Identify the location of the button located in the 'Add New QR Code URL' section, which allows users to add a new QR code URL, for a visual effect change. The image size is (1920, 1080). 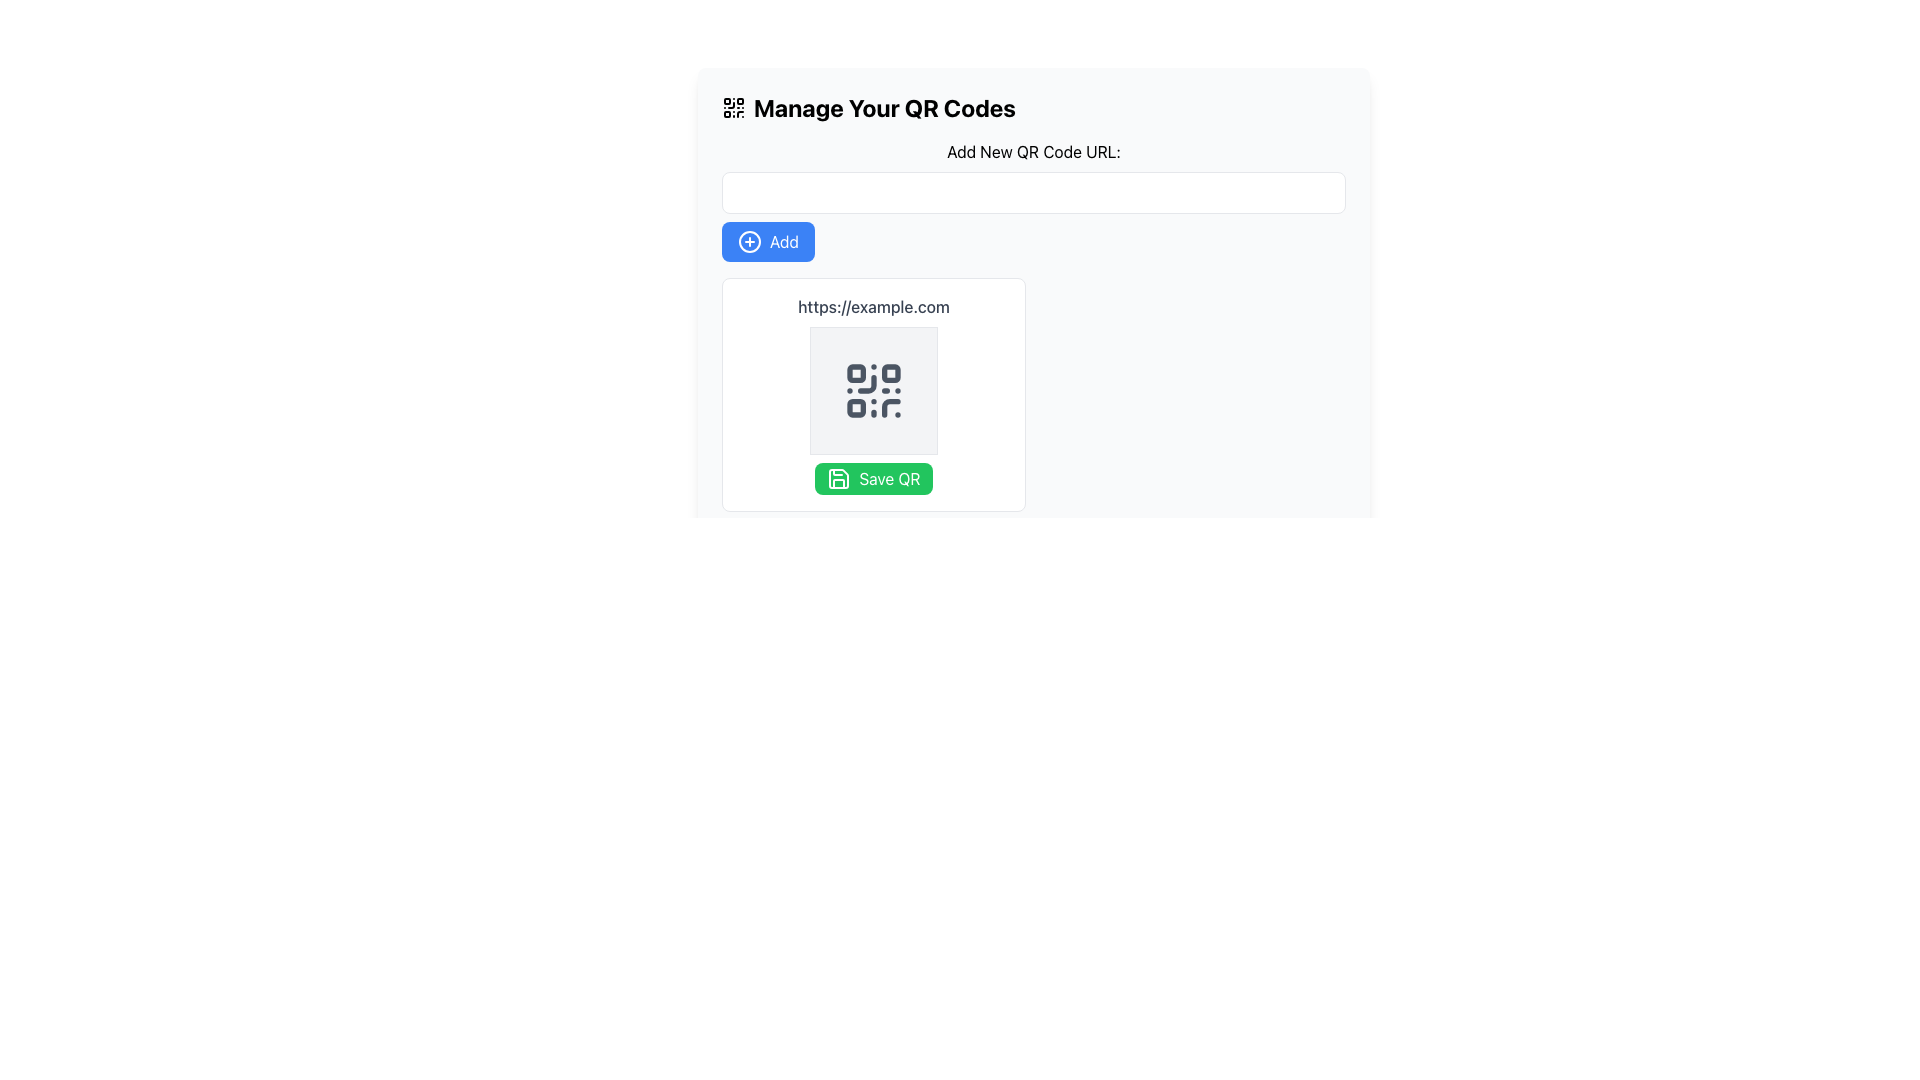
(767, 241).